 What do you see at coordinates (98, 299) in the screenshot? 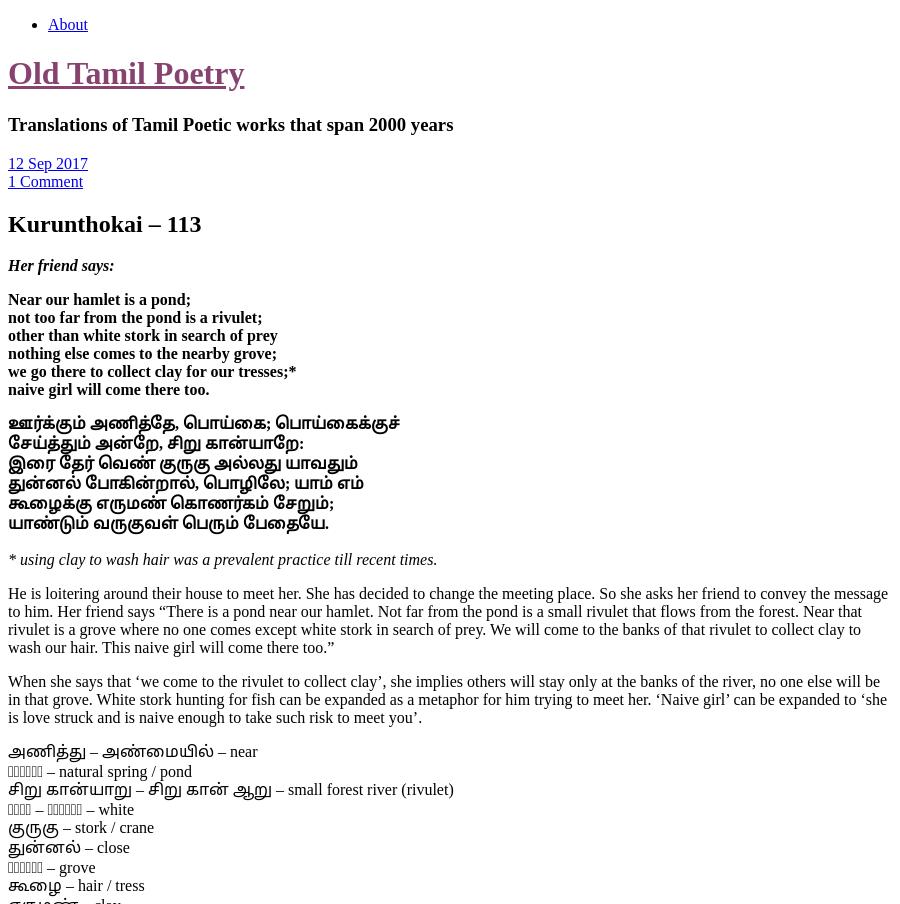
I see `'Near our hamlet is a pond;'` at bounding box center [98, 299].